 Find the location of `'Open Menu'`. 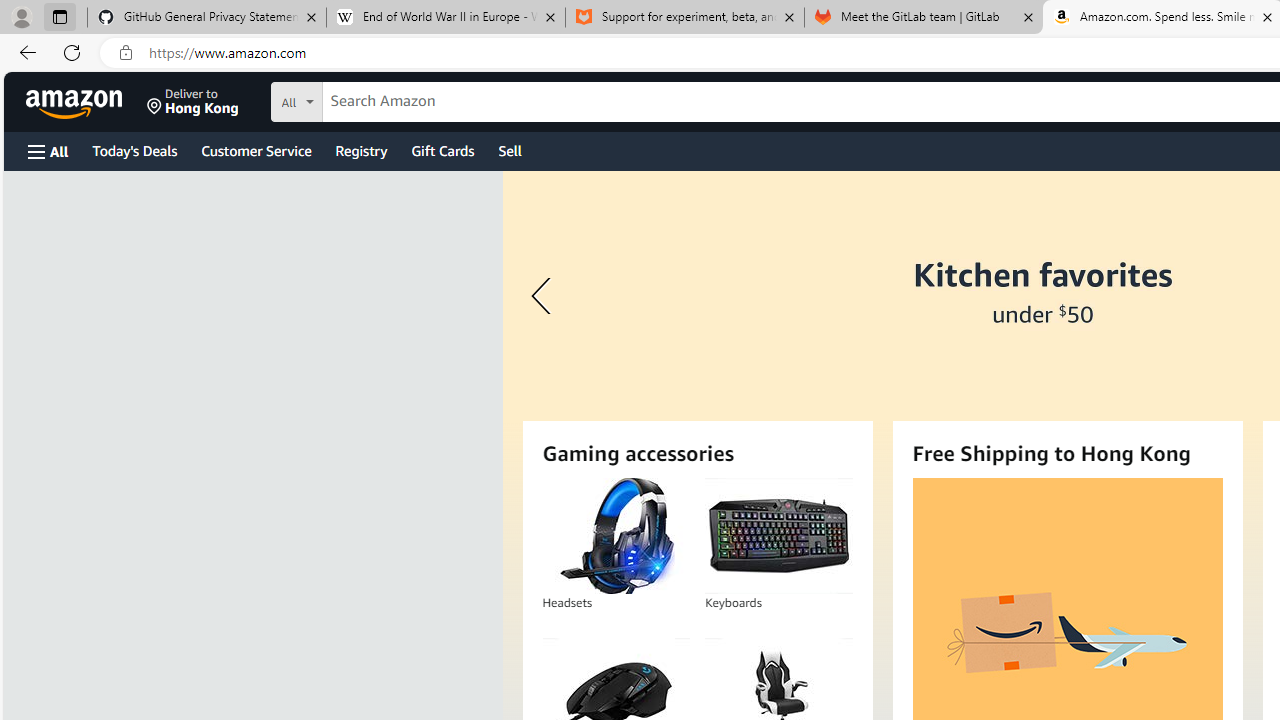

'Open Menu' is located at coordinates (48, 150).